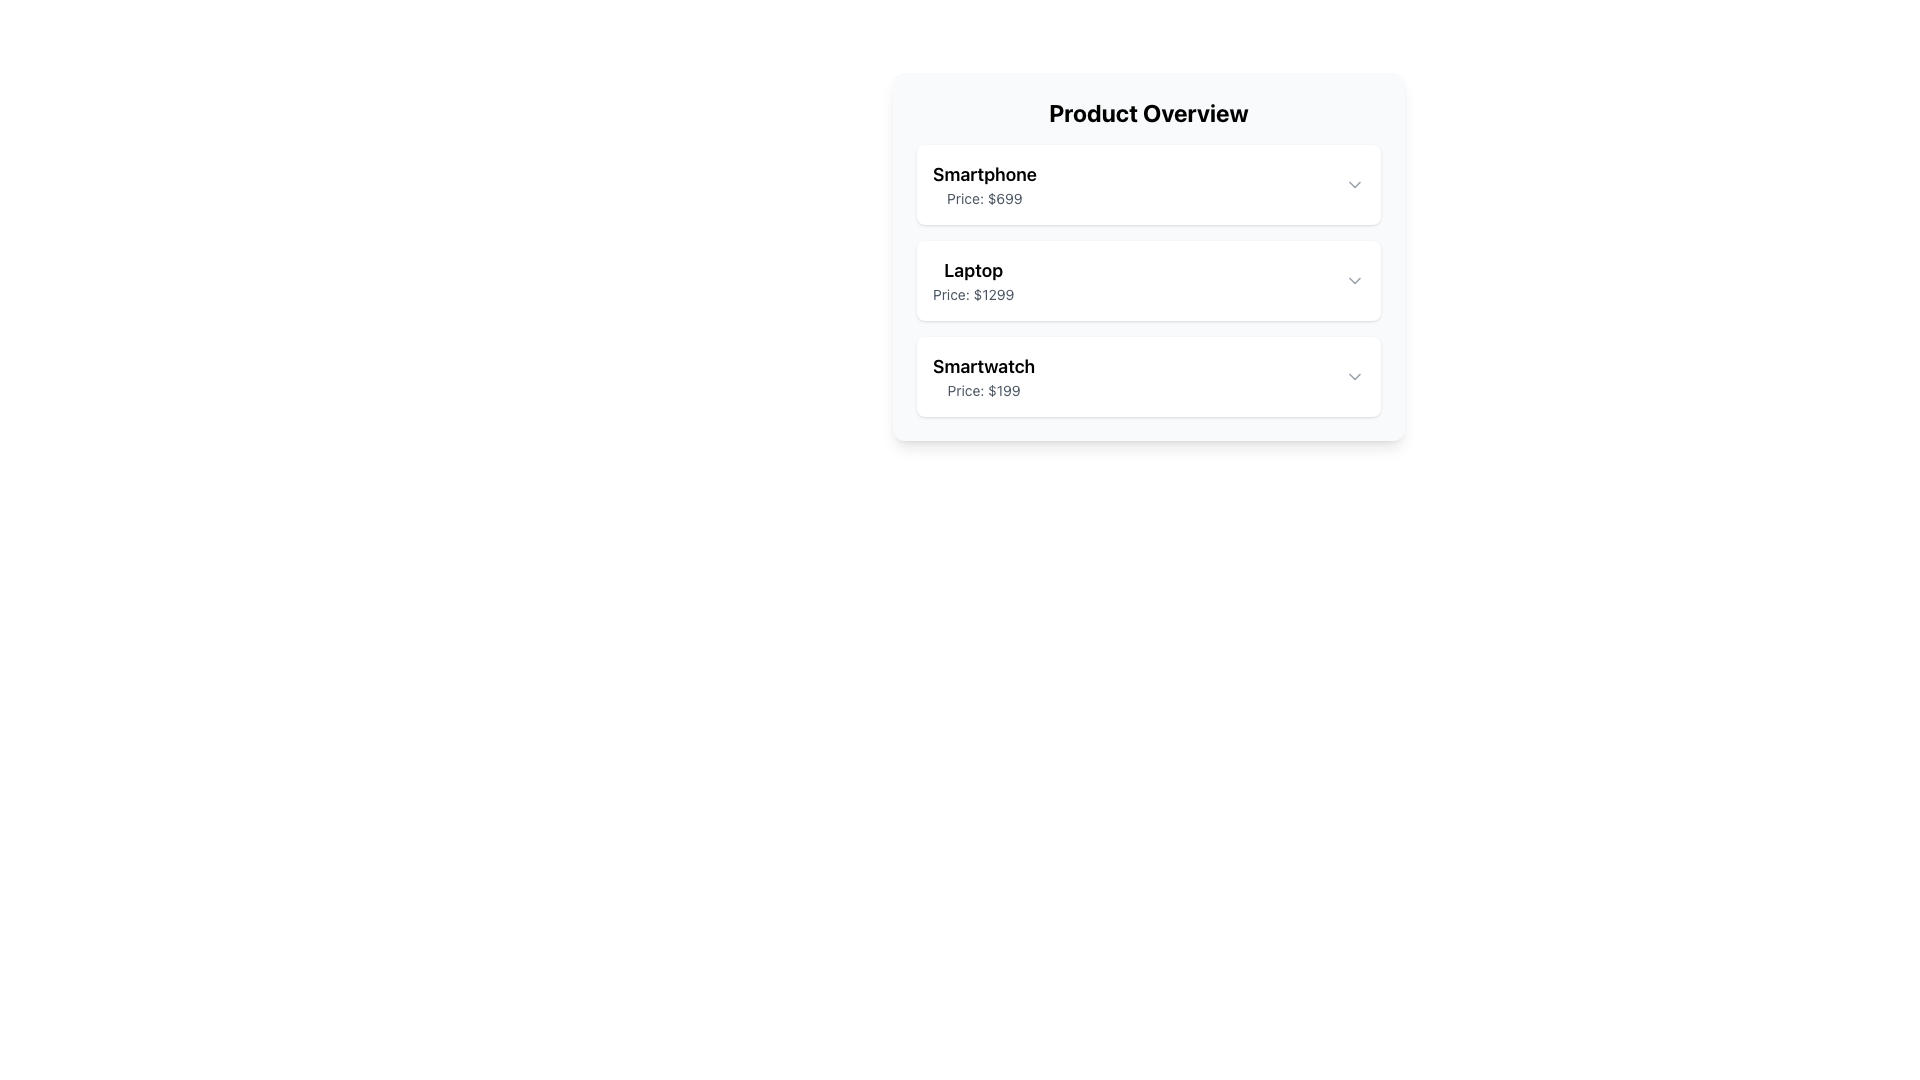 This screenshot has height=1080, width=1920. I want to click on the price label of the 'Smartphone' item, which is a static text element located below the 'Smartphone' label and above the next product in the list, so click(984, 199).